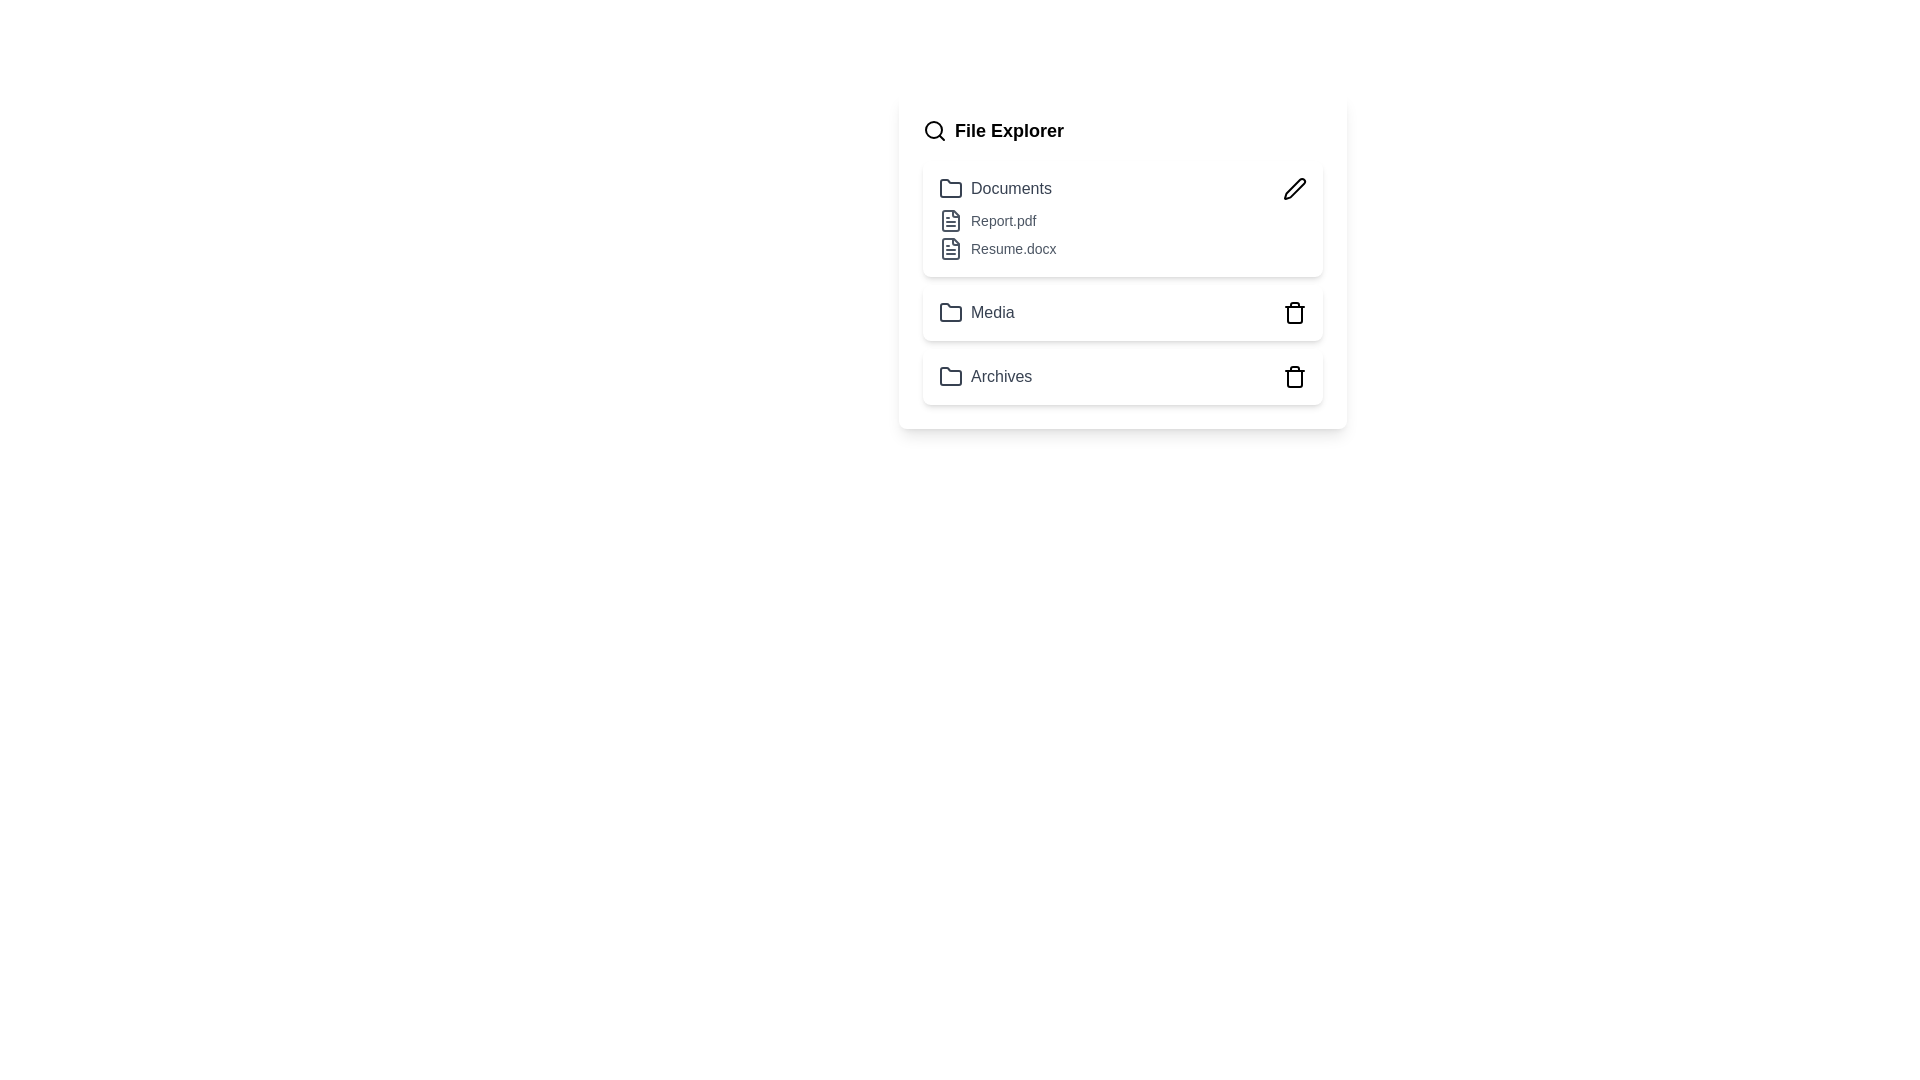  What do you see at coordinates (949, 377) in the screenshot?
I see `the folder icon located to the left of the text label 'Archives', which is the first item in its grouping and positioned near the bottom of the list` at bounding box center [949, 377].